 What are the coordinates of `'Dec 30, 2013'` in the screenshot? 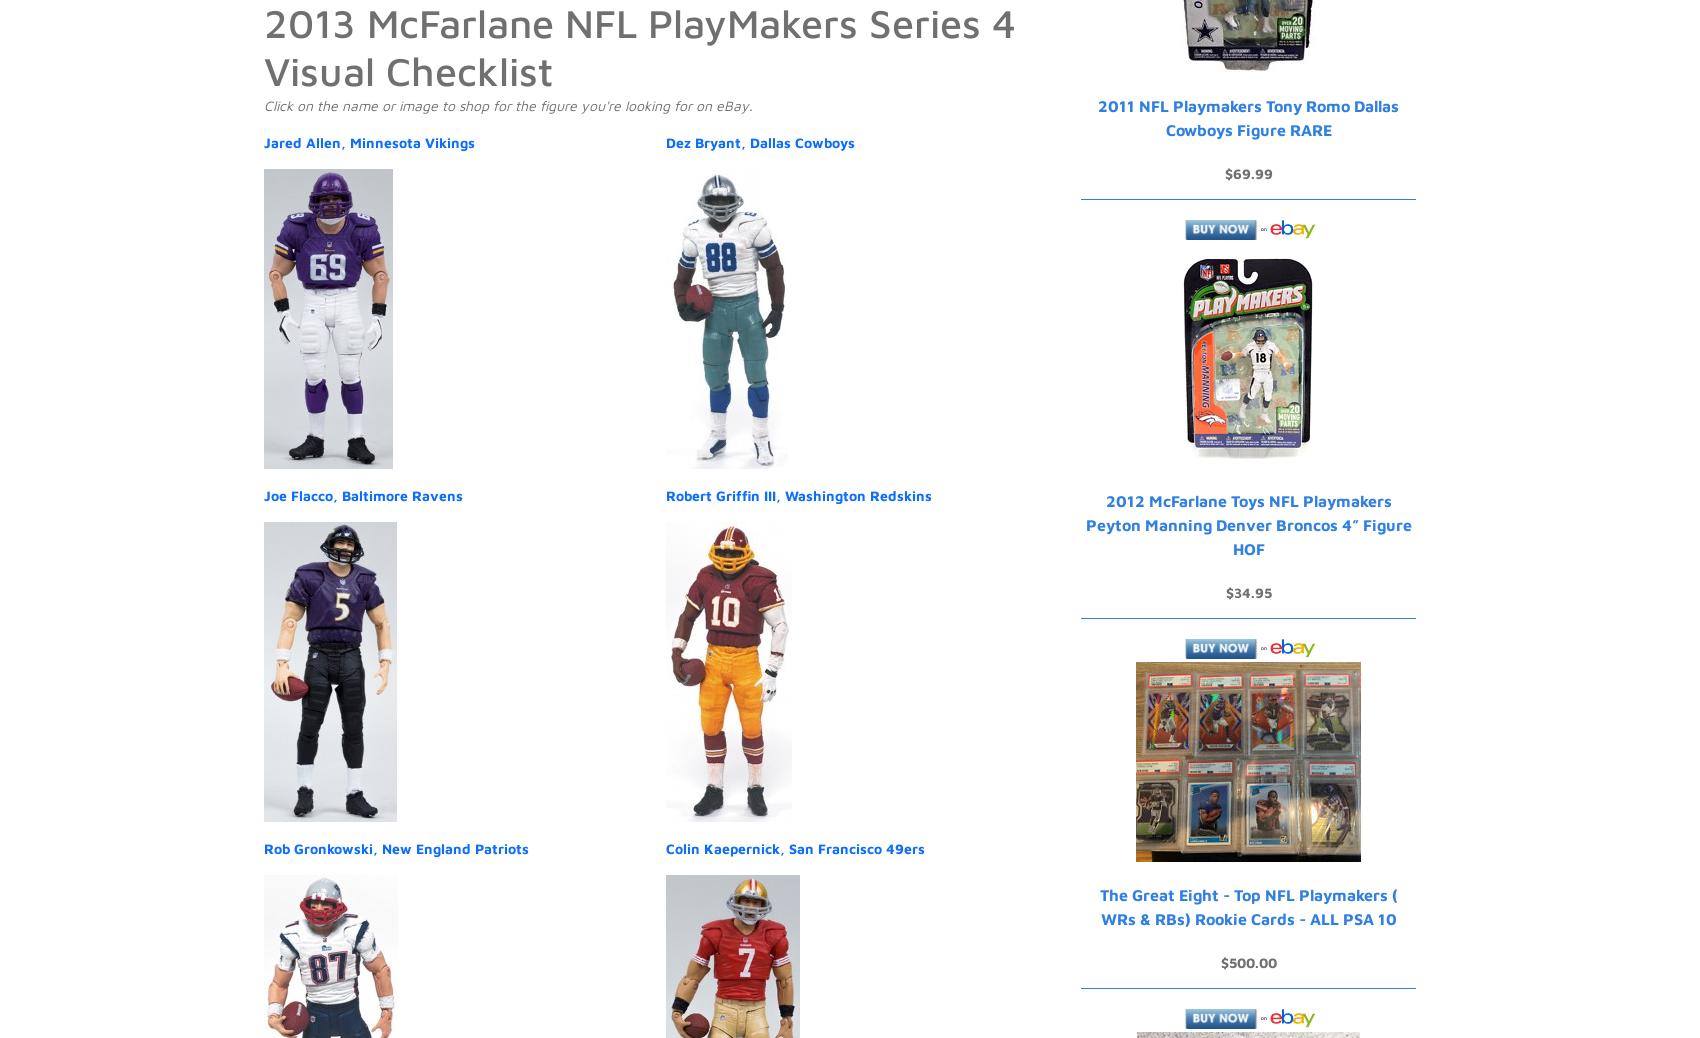 It's located at (454, 24).